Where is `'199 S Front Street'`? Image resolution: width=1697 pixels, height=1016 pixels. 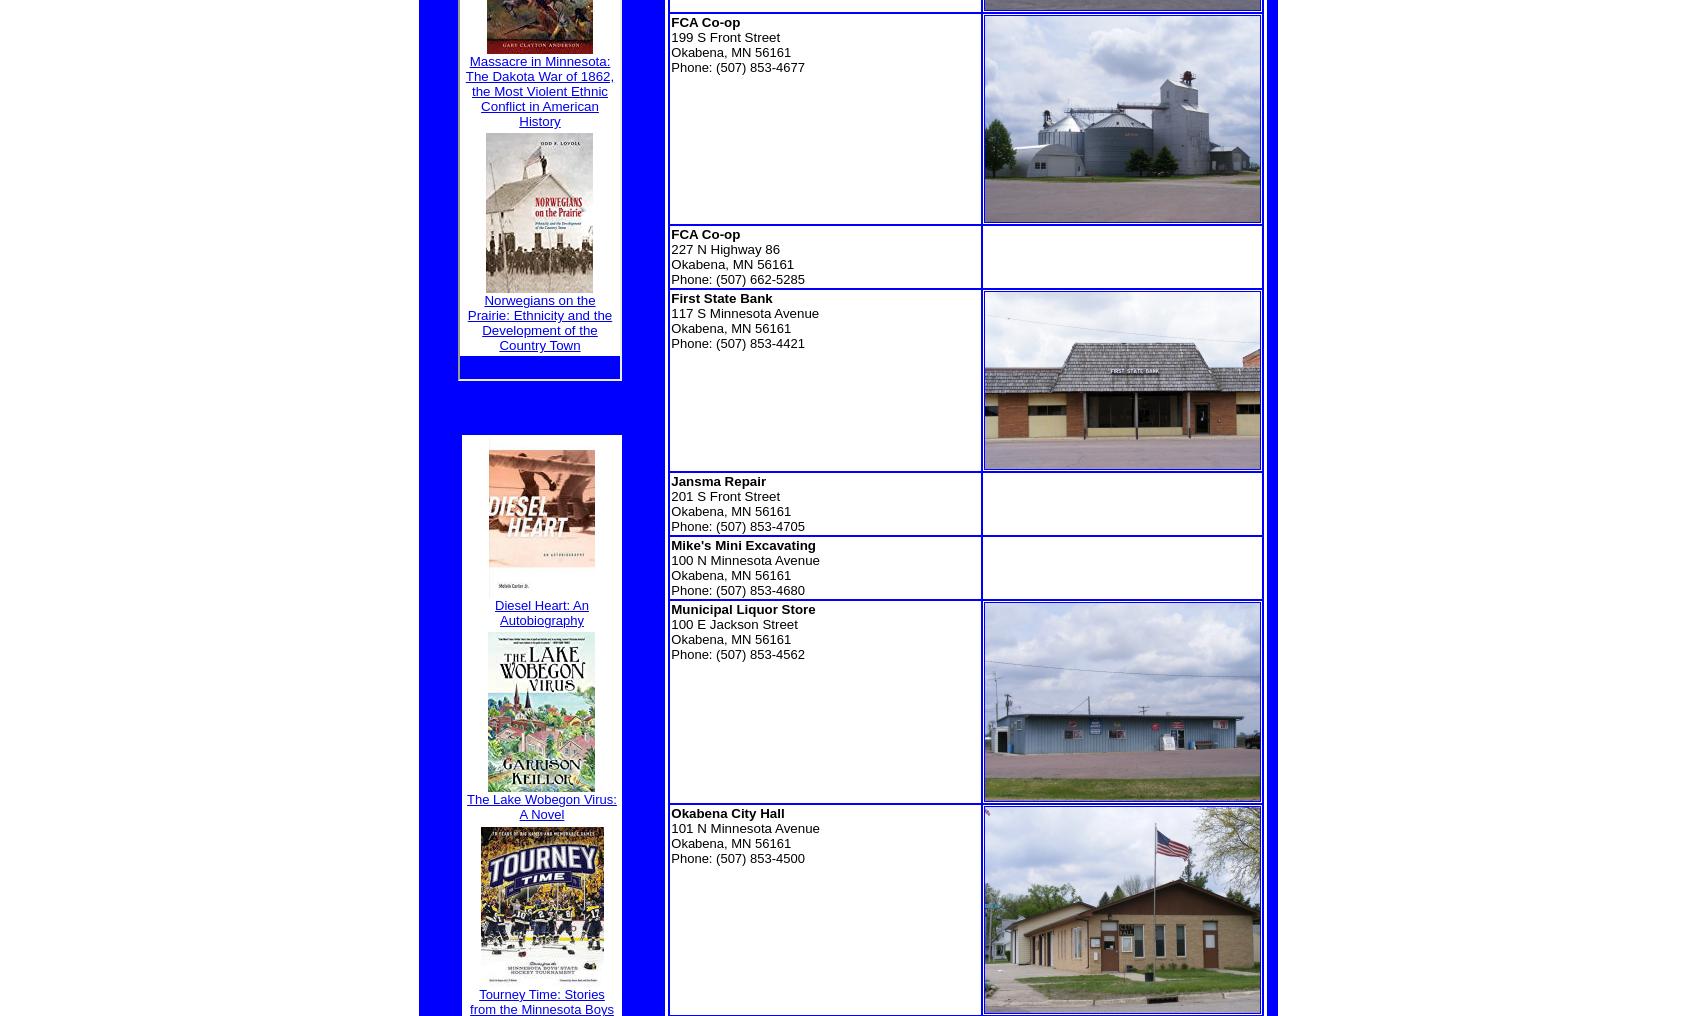
'199 S Front Street' is located at coordinates (724, 36).